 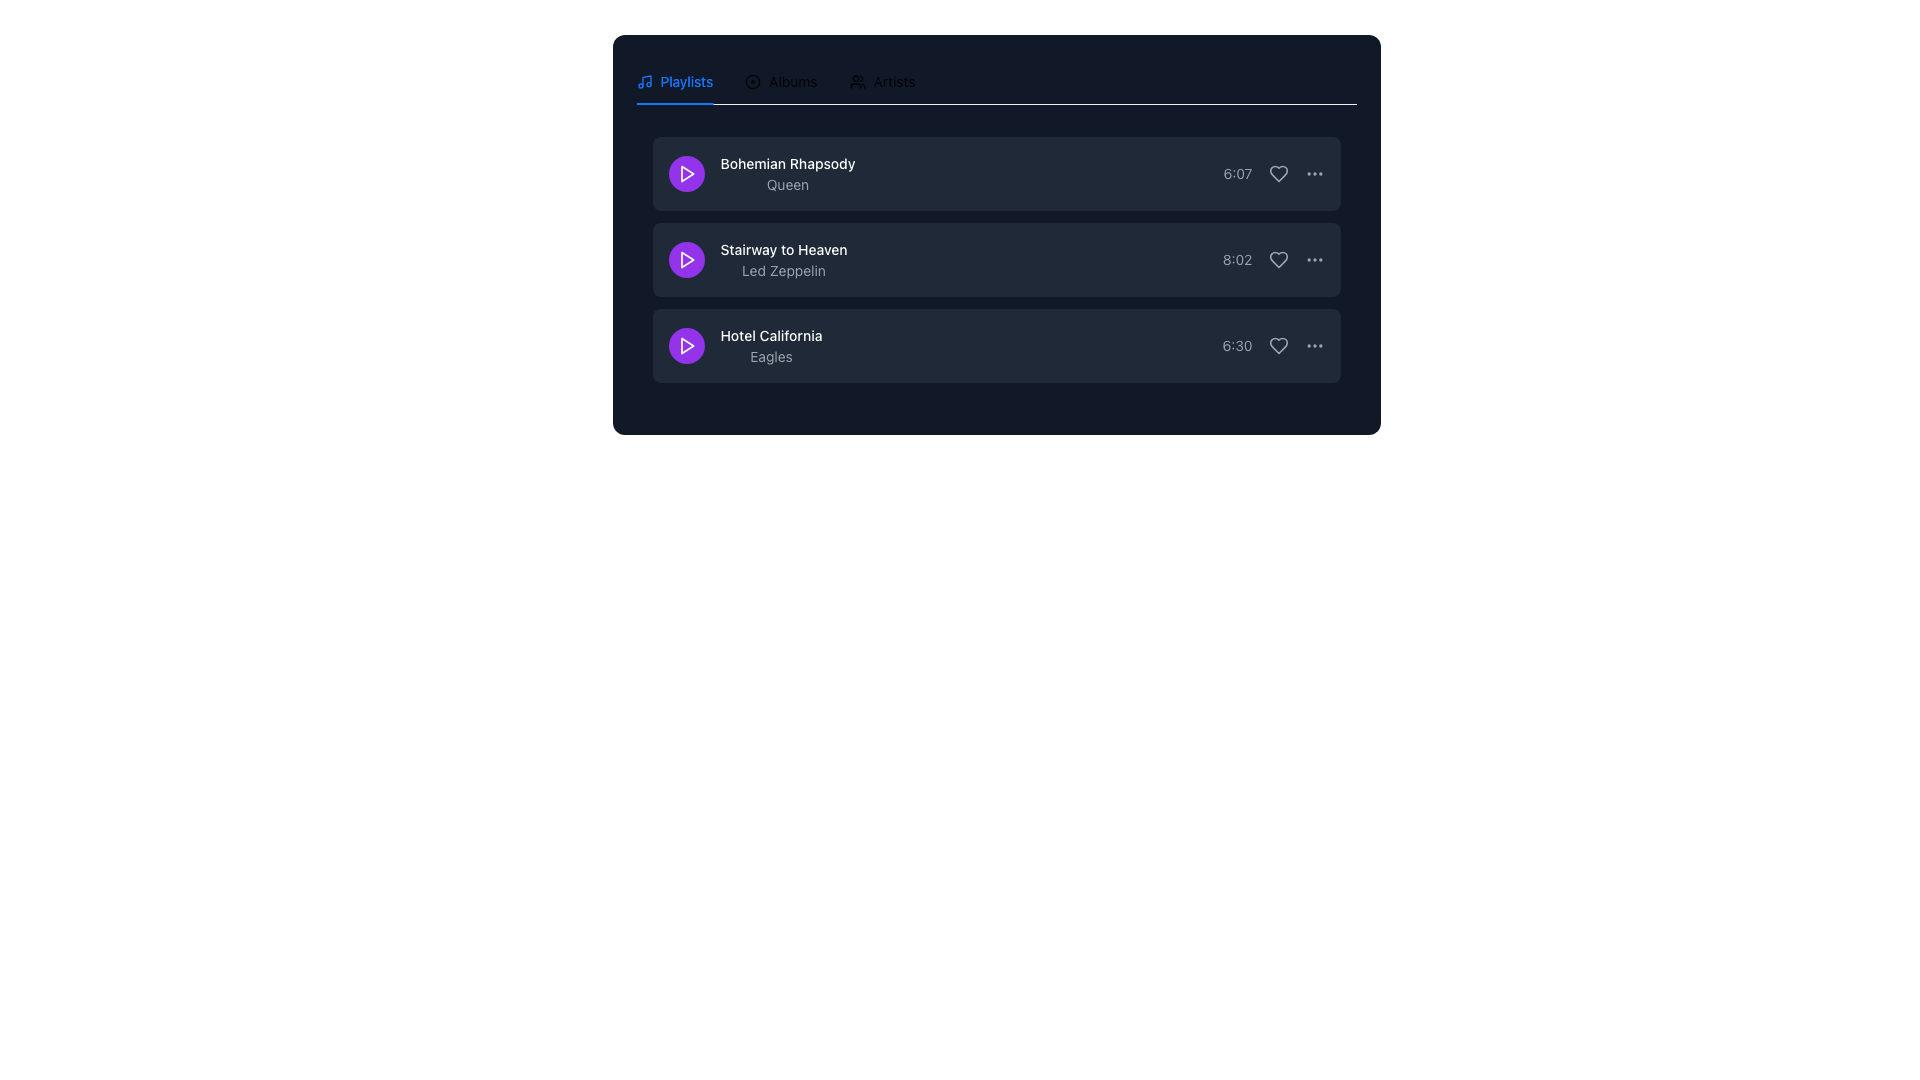 I want to click on the 'Albums' tab in the navigation bar, so click(x=780, y=80).